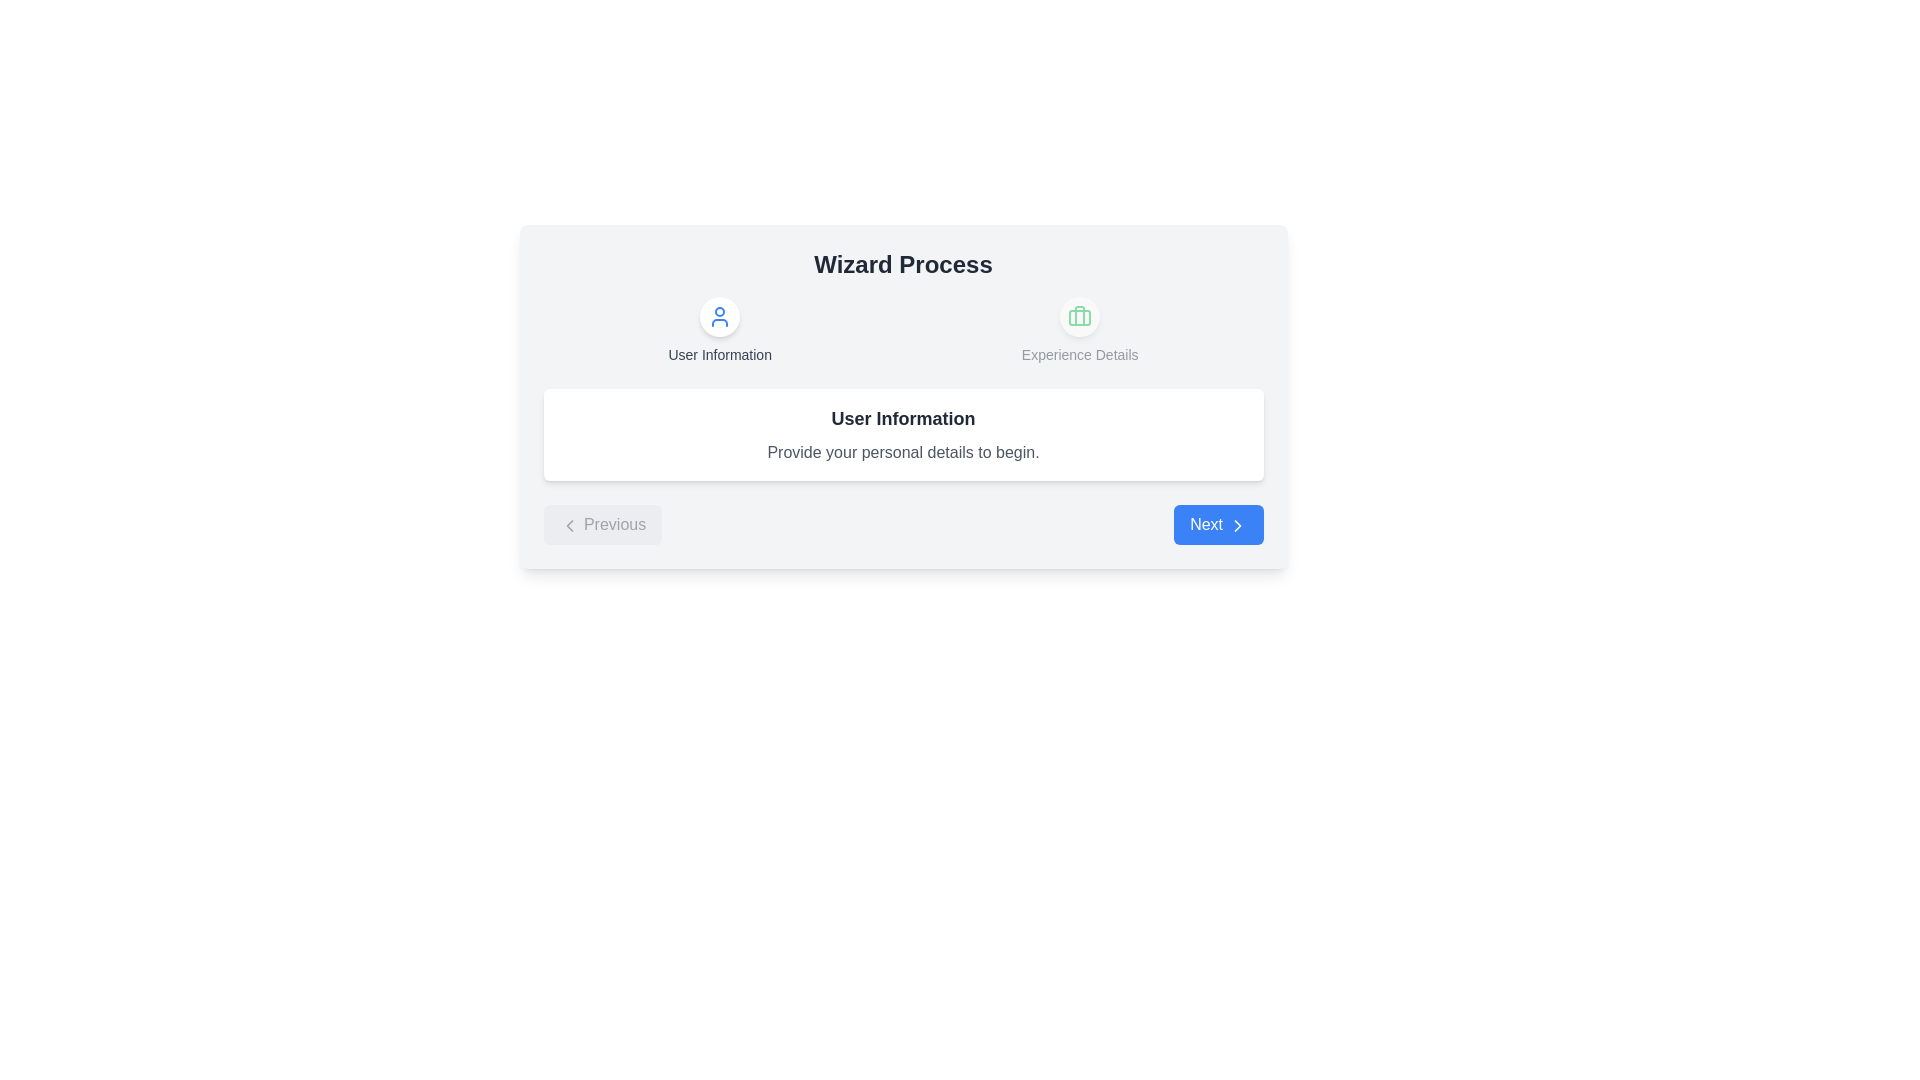 This screenshot has height=1080, width=1920. I want to click on the green rounded button containing the briefcase icon labeled 'Experience Details', so click(1079, 330).